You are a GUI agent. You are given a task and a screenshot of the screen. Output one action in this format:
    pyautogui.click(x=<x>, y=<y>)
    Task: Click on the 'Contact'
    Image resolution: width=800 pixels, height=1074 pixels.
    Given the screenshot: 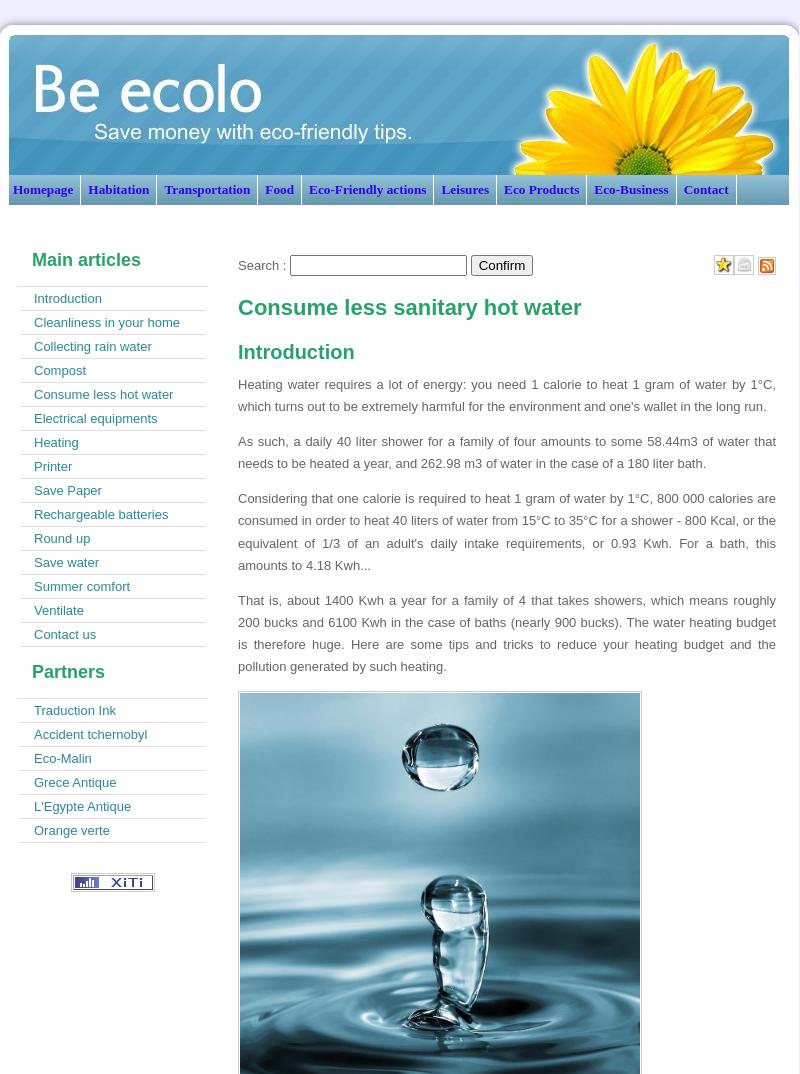 What is the action you would take?
    pyautogui.click(x=683, y=189)
    